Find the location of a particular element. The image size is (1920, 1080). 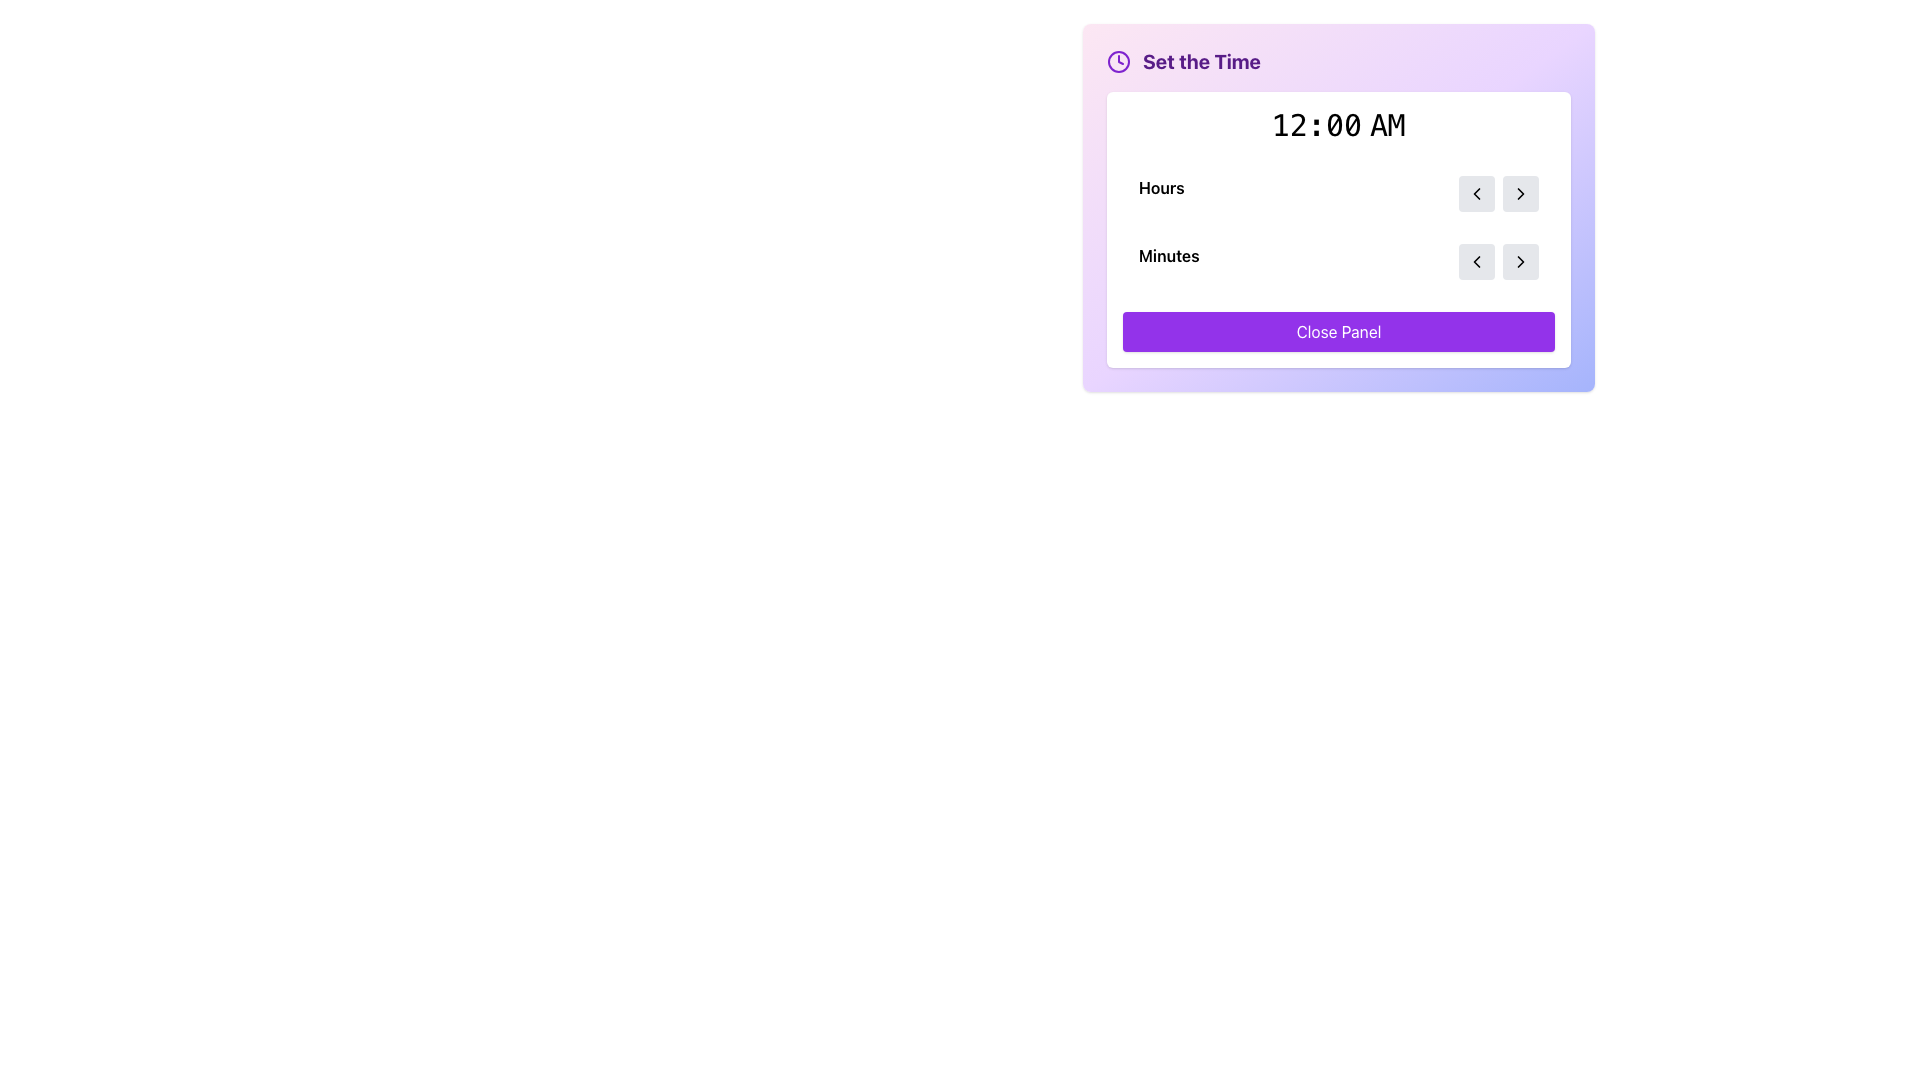

the left arrow button in the 'Minutes' section of the time-adjustment panel to decrease the displayed minute value is located at coordinates (1477, 261).